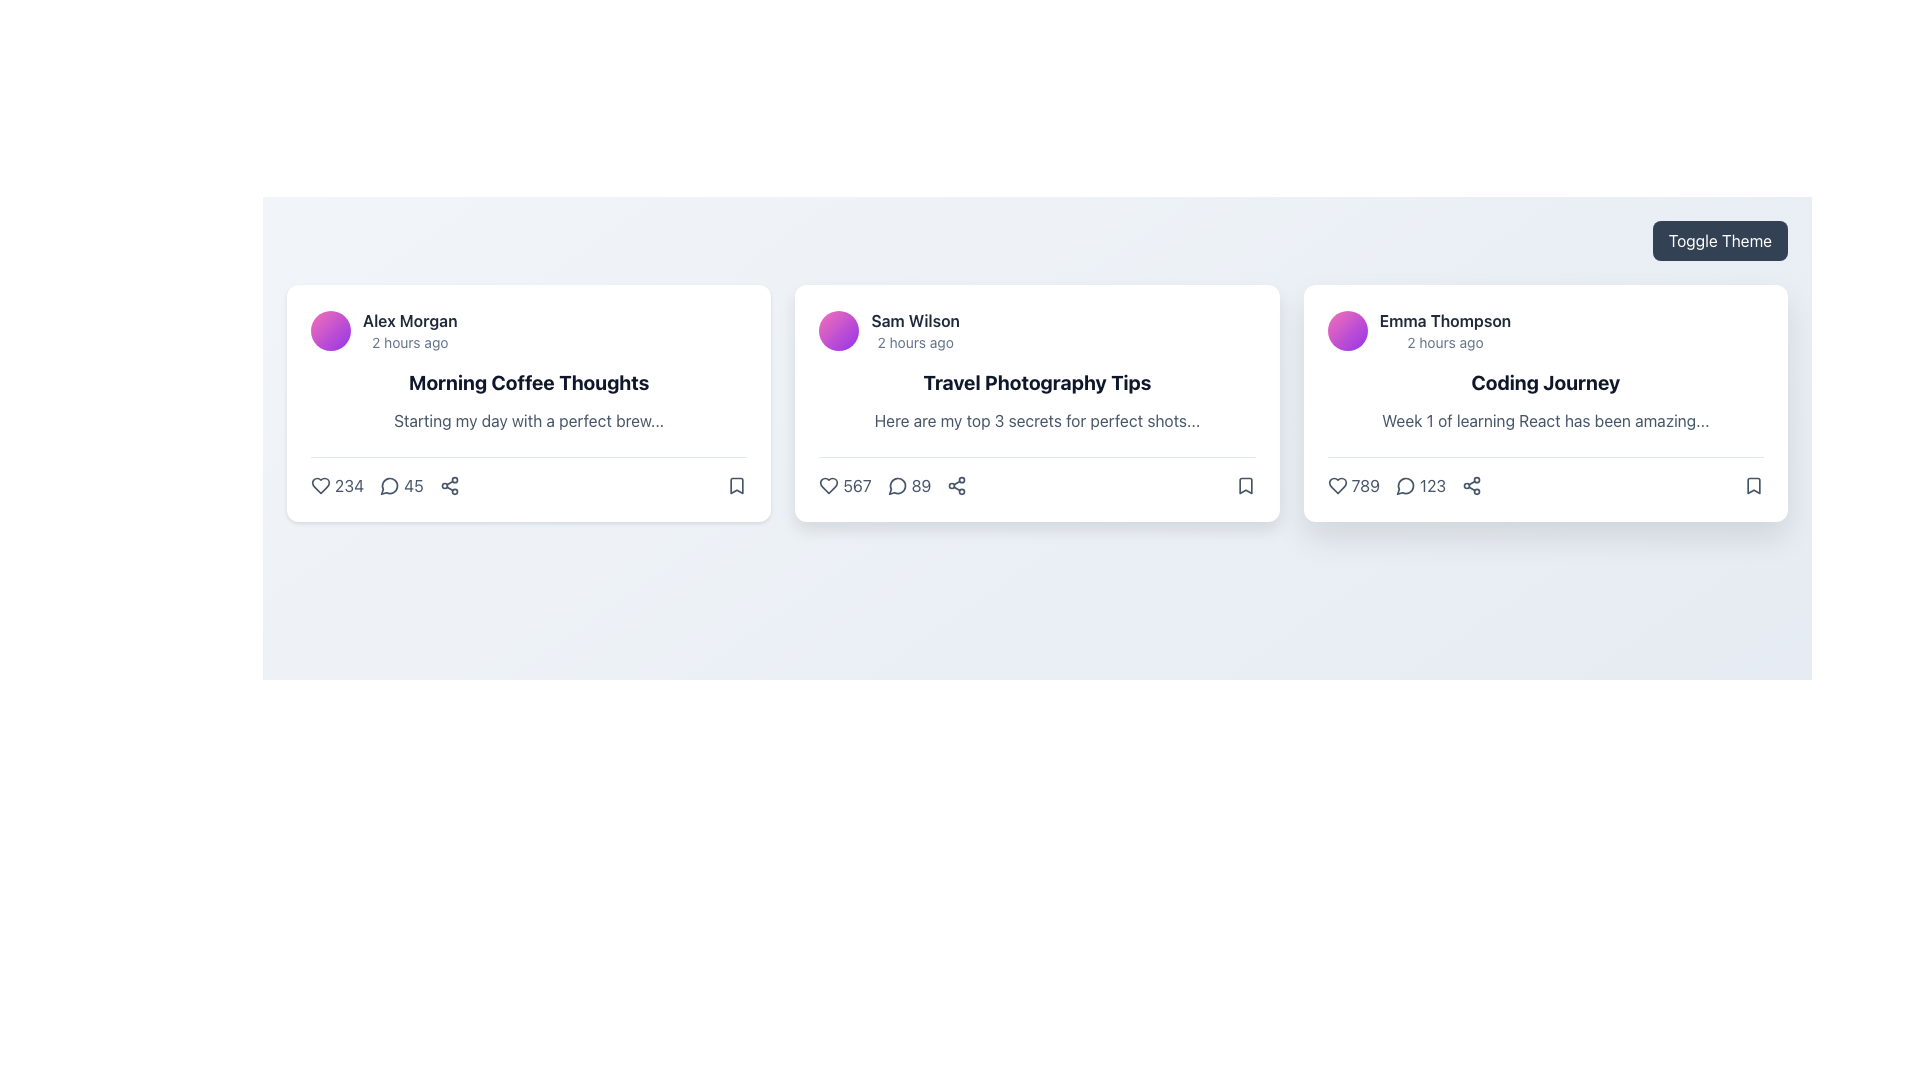  I want to click on the text label displaying 'Emma Thompson', which is styled in bold and located at the top-left corner of the third card, adjacent to a circular avatar icon, so click(1445, 319).